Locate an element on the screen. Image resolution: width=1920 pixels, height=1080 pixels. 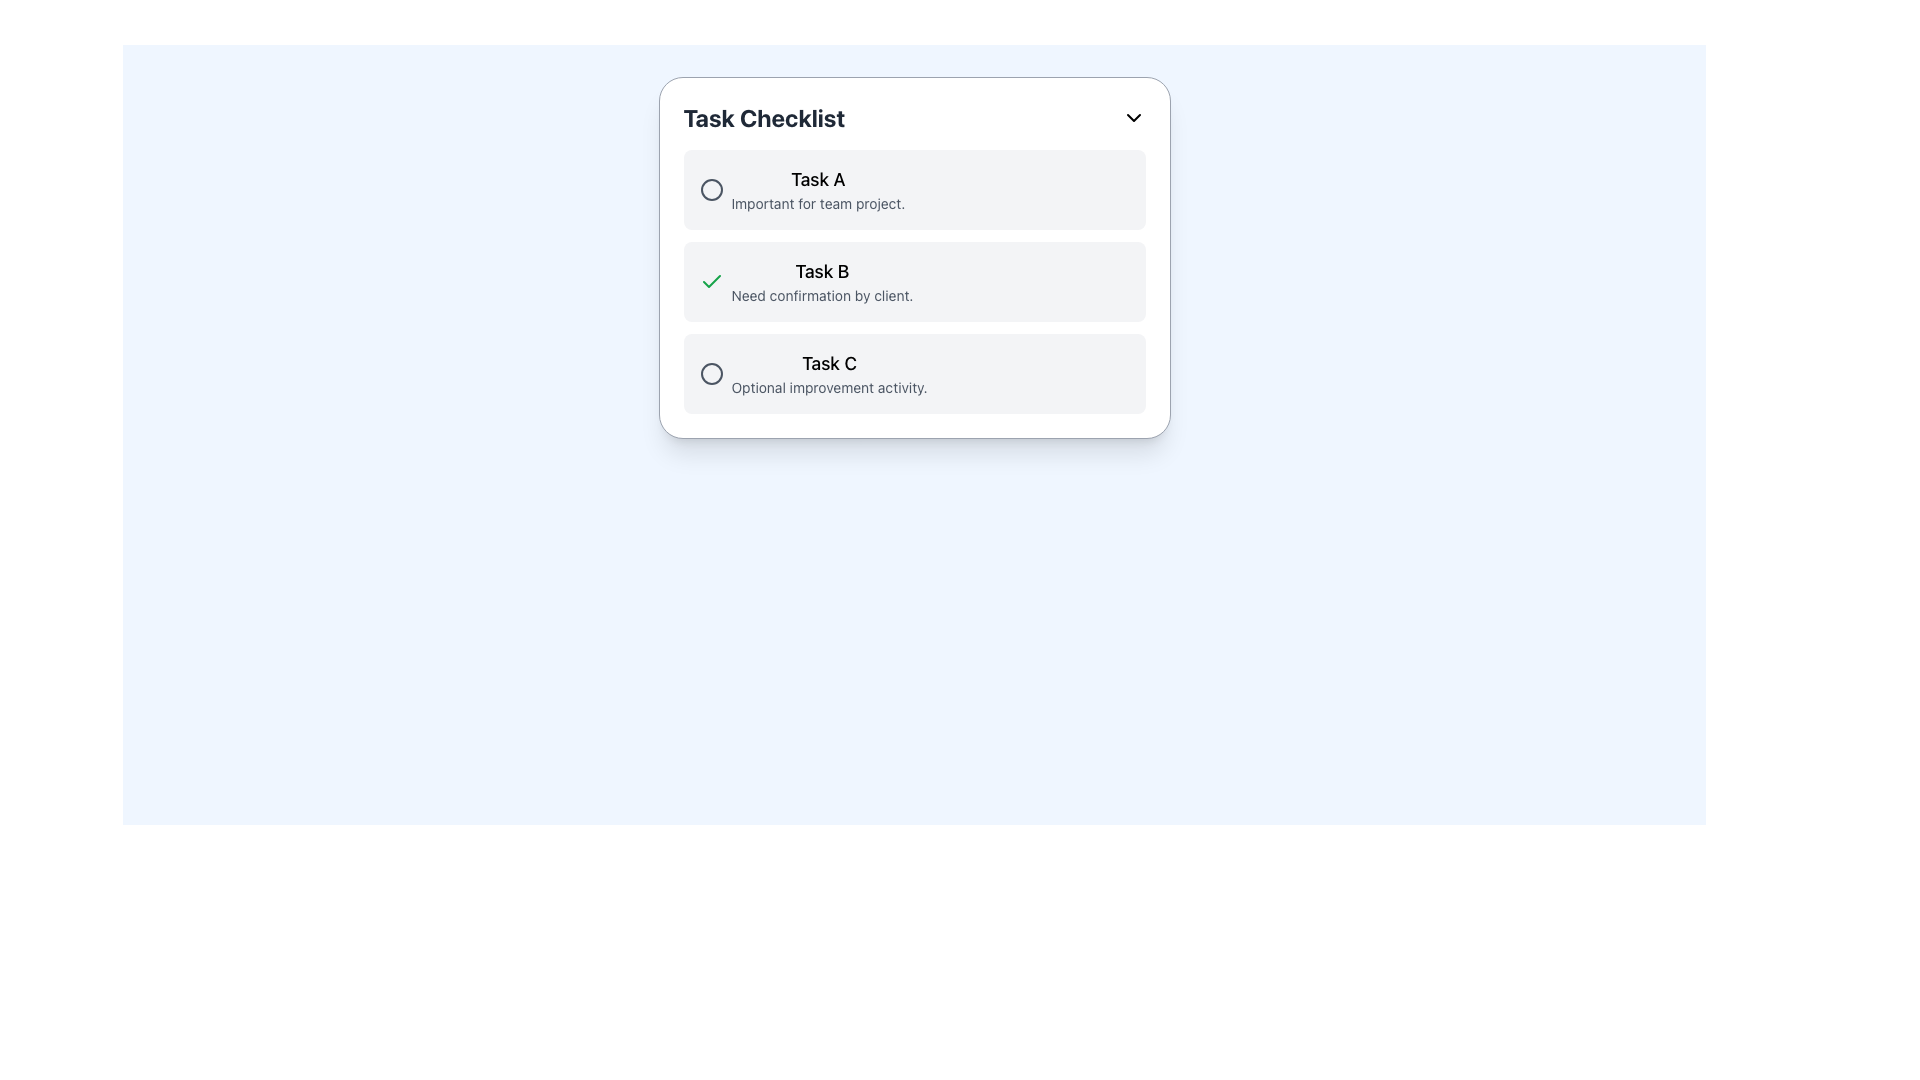
the third checklist item titled 'Task C' located under the 'Task Checklist' section is located at coordinates (913, 374).